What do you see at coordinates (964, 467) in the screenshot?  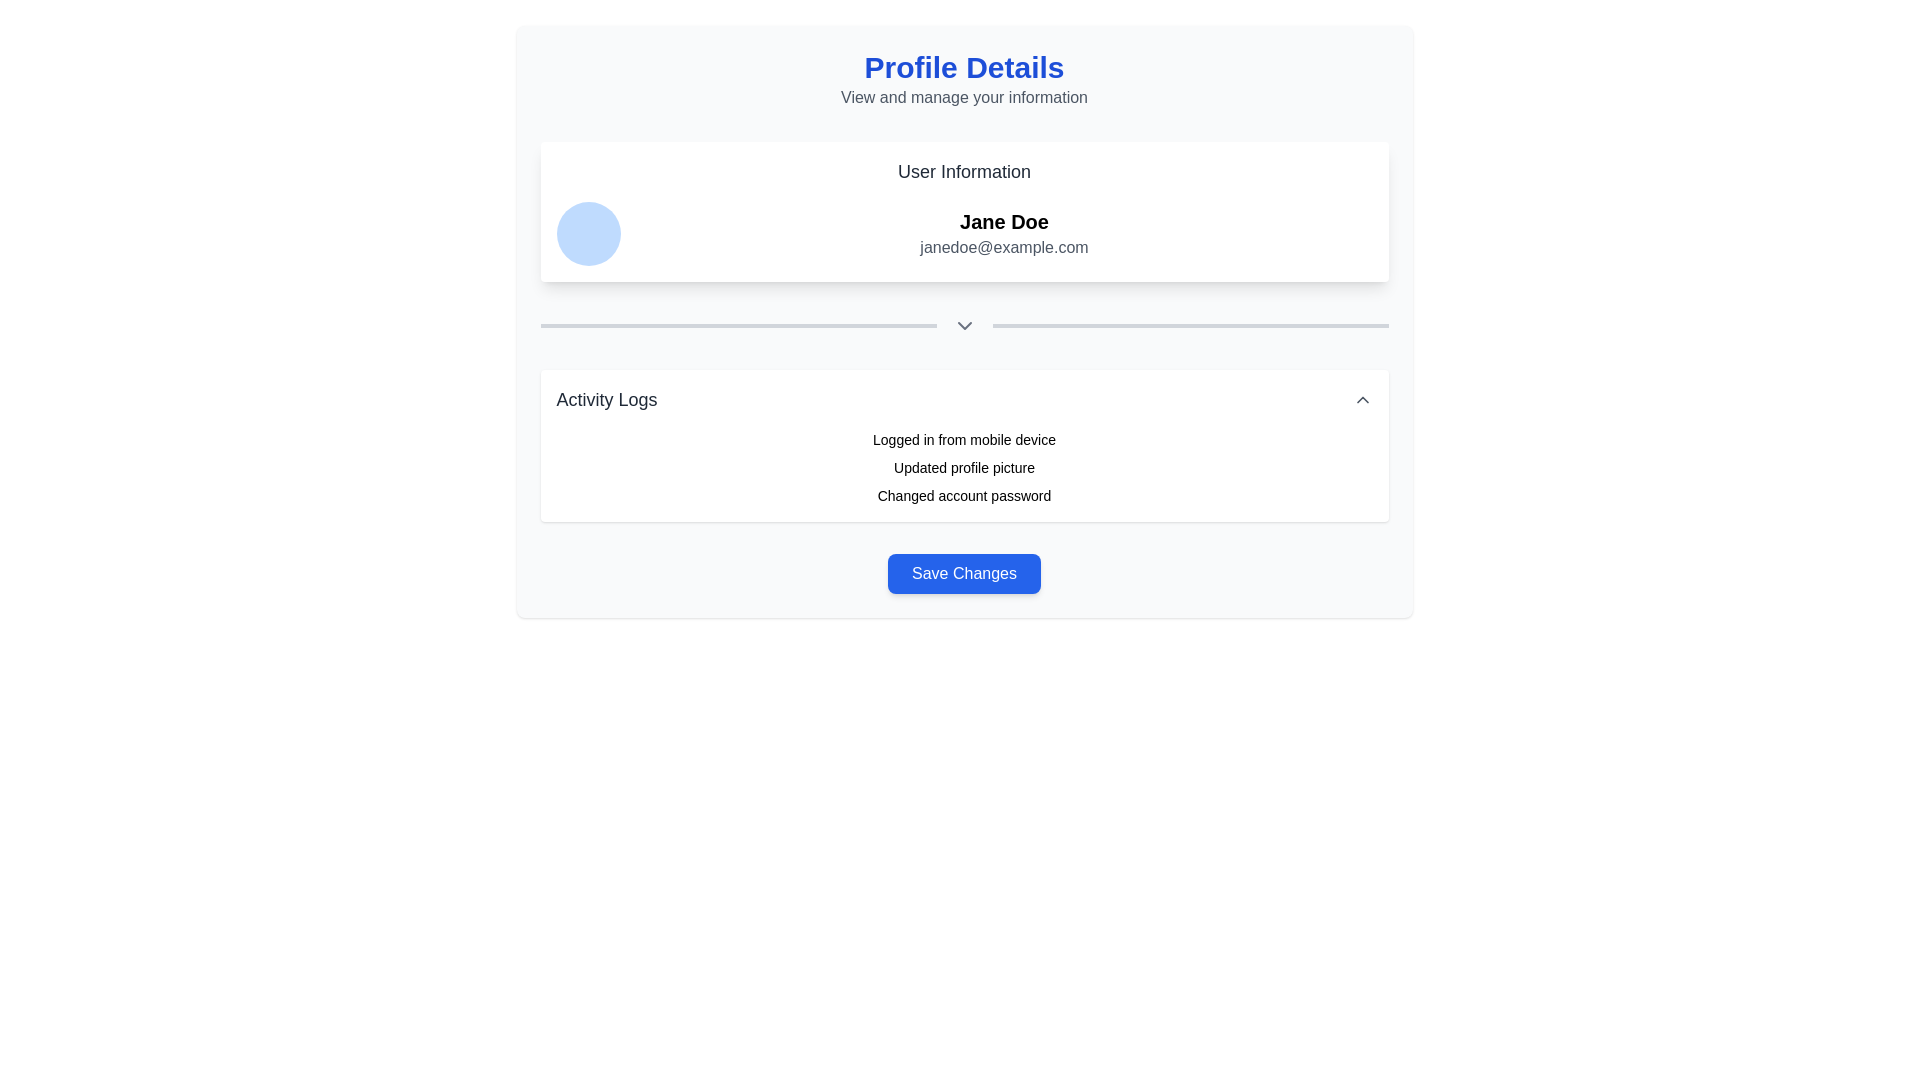 I see `the static text list displaying recent user activities in the 'Activity Logs' section of the interface` at bounding box center [964, 467].